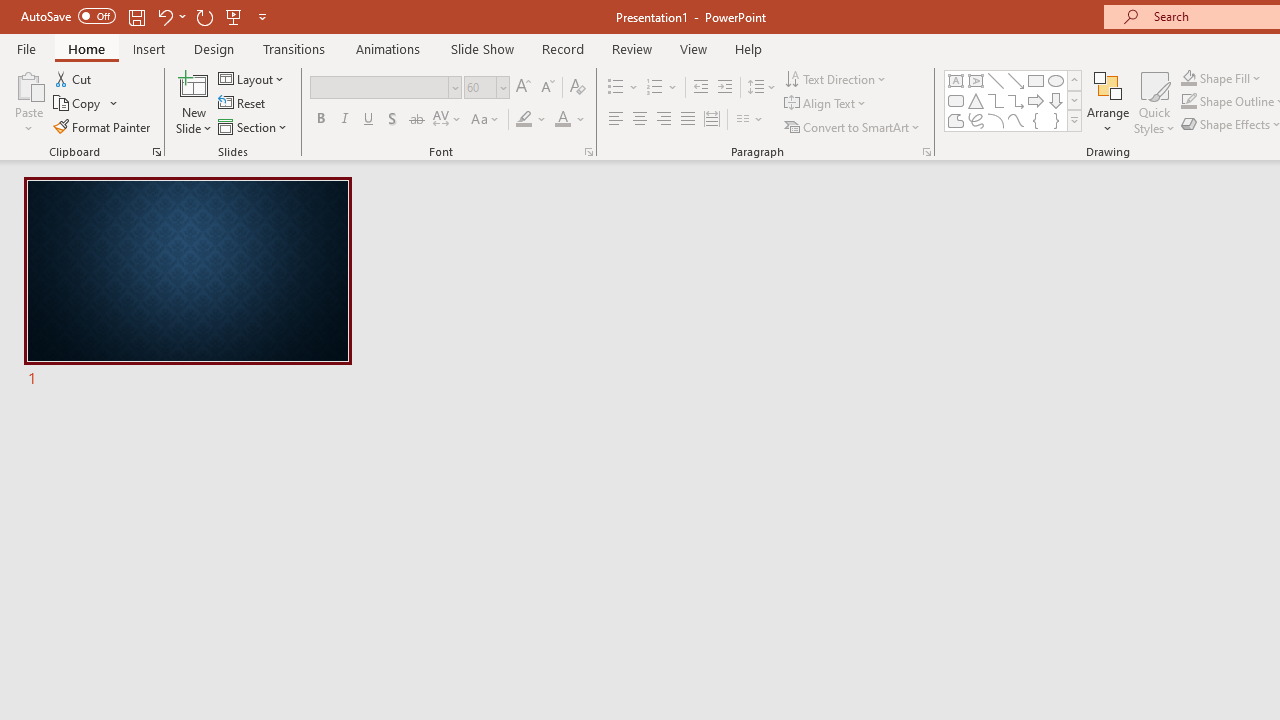 Image resolution: width=1280 pixels, height=720 pixels. Describe the element at coordinates (640, 119) in the screenshot. I see `'Center'` at that location.